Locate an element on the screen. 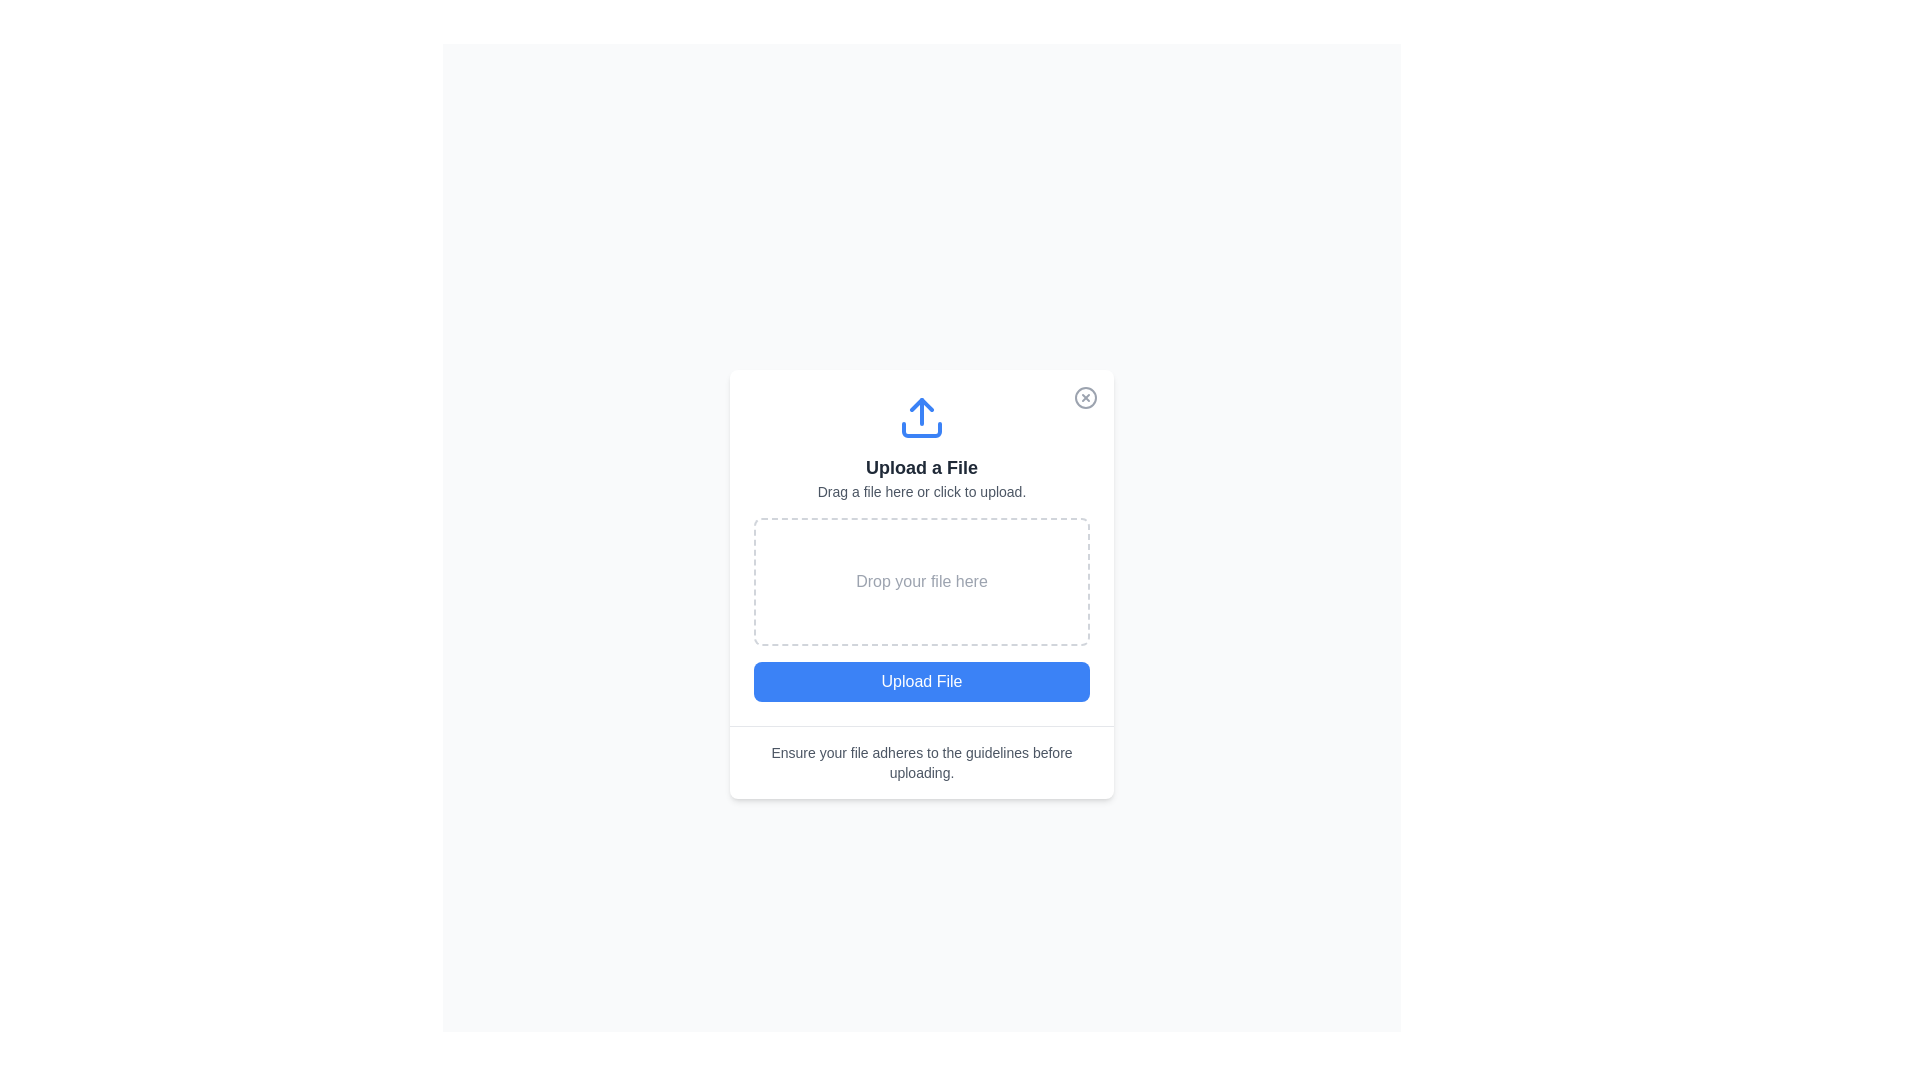  the static text block that provides instructional information to the user before file upload, located beneath the 'Upload File' button in the centered upload card is located at coordinates (920, 762).